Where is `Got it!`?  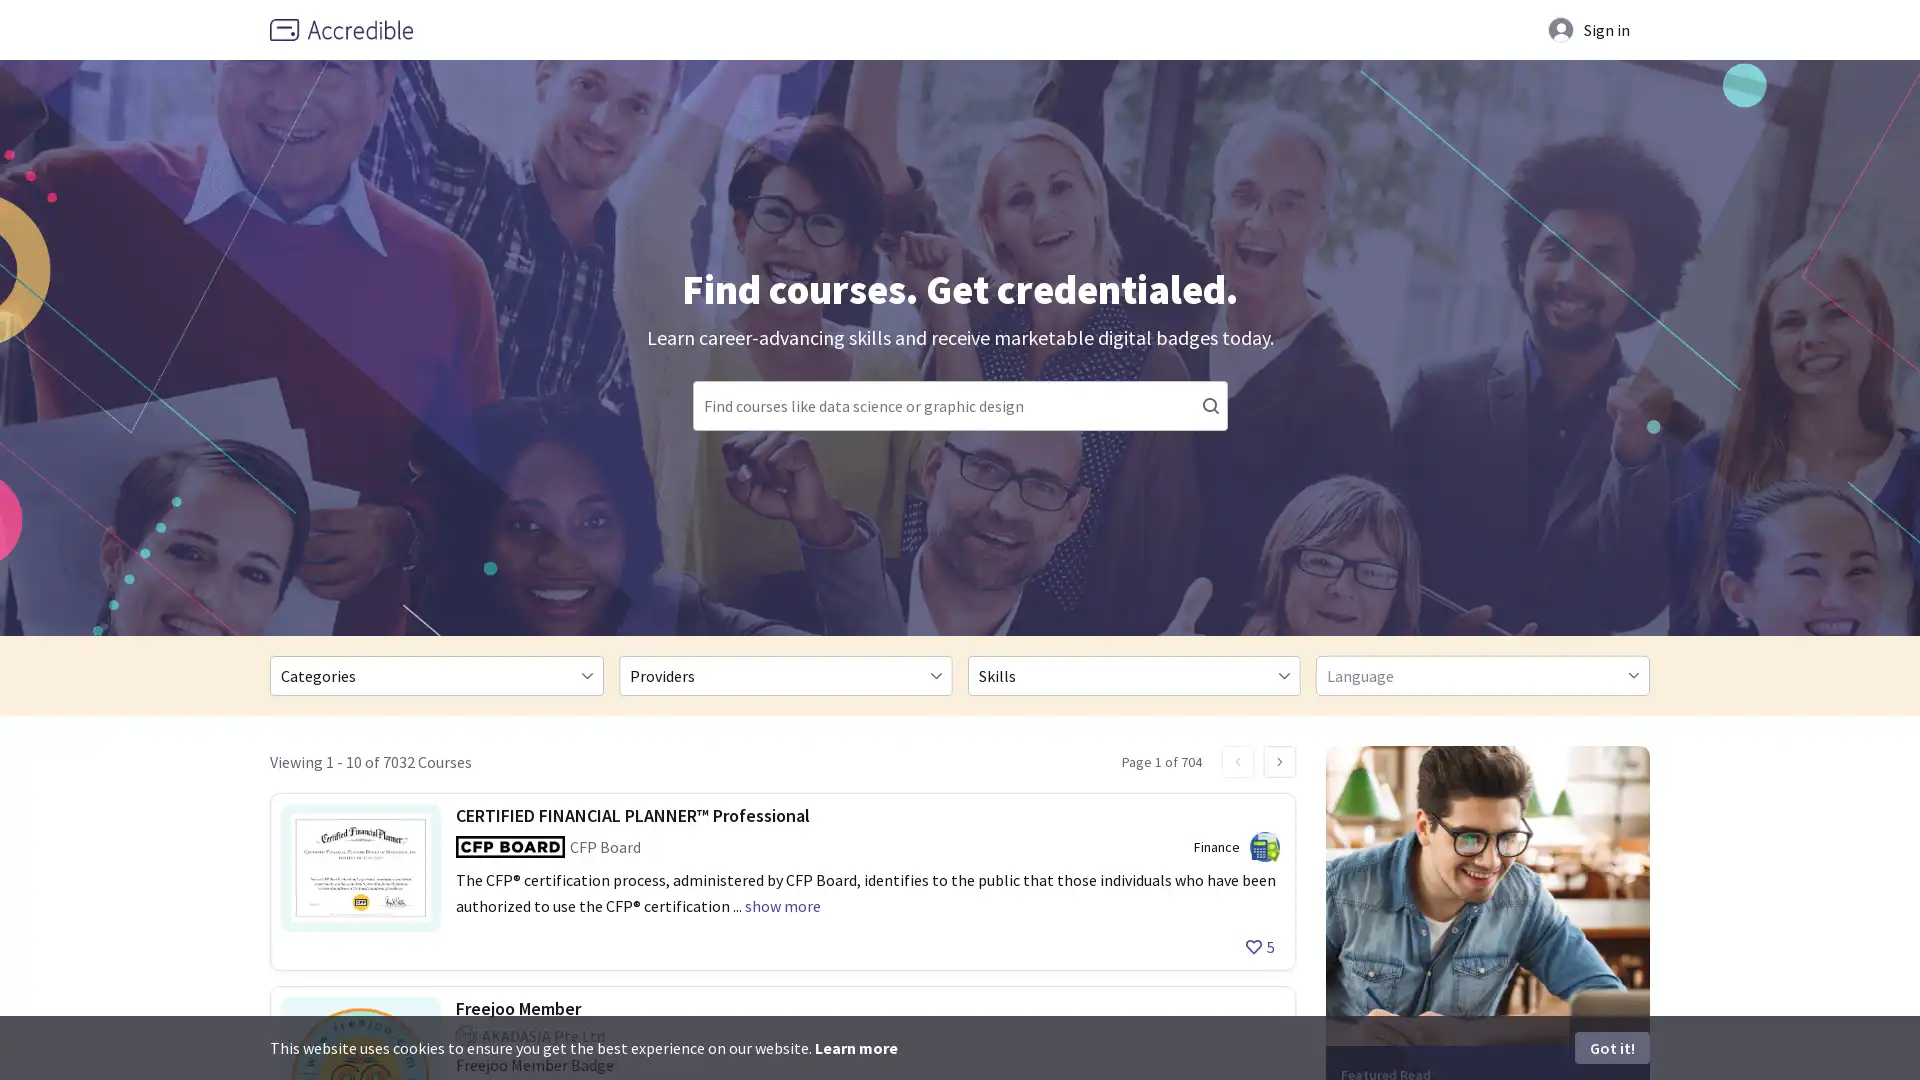 Got it! is located at coordinates (1612, 1047).